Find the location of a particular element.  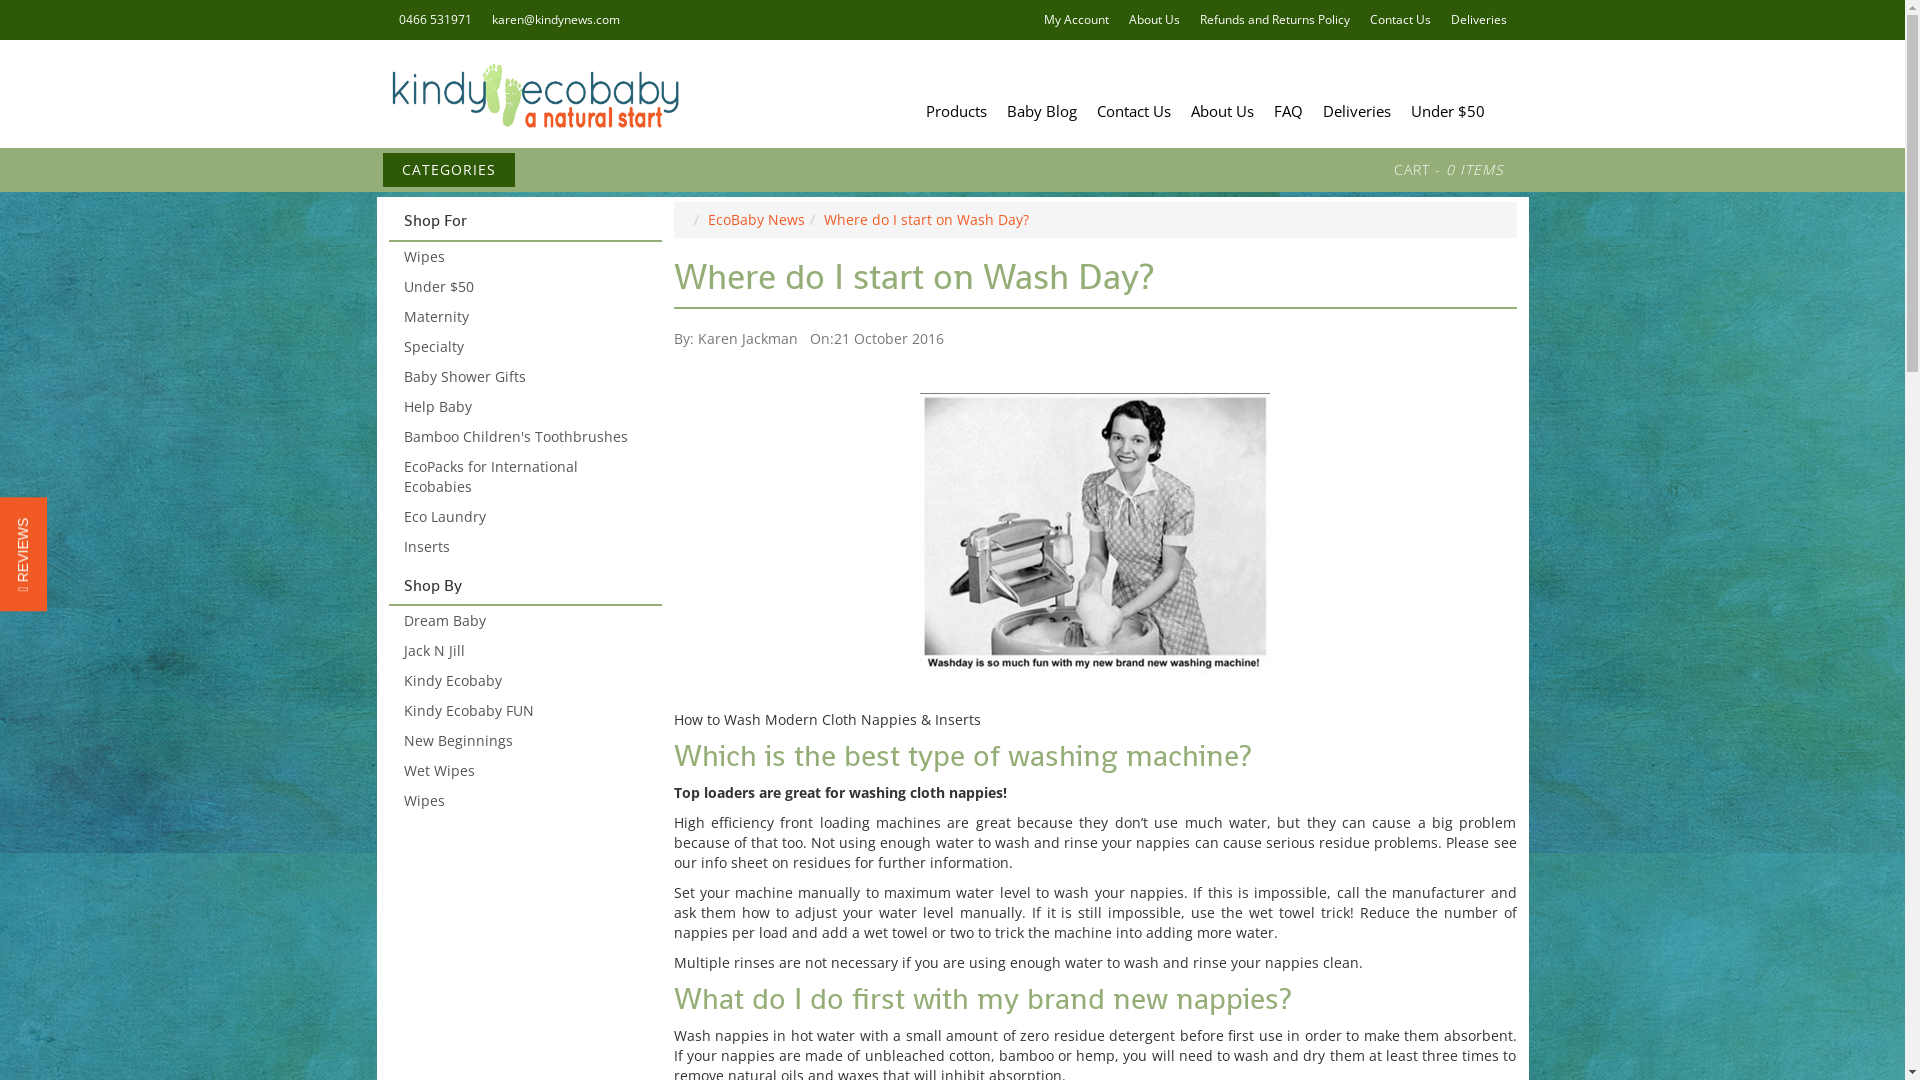

'My Account' is located at coordinates (1075, 19).